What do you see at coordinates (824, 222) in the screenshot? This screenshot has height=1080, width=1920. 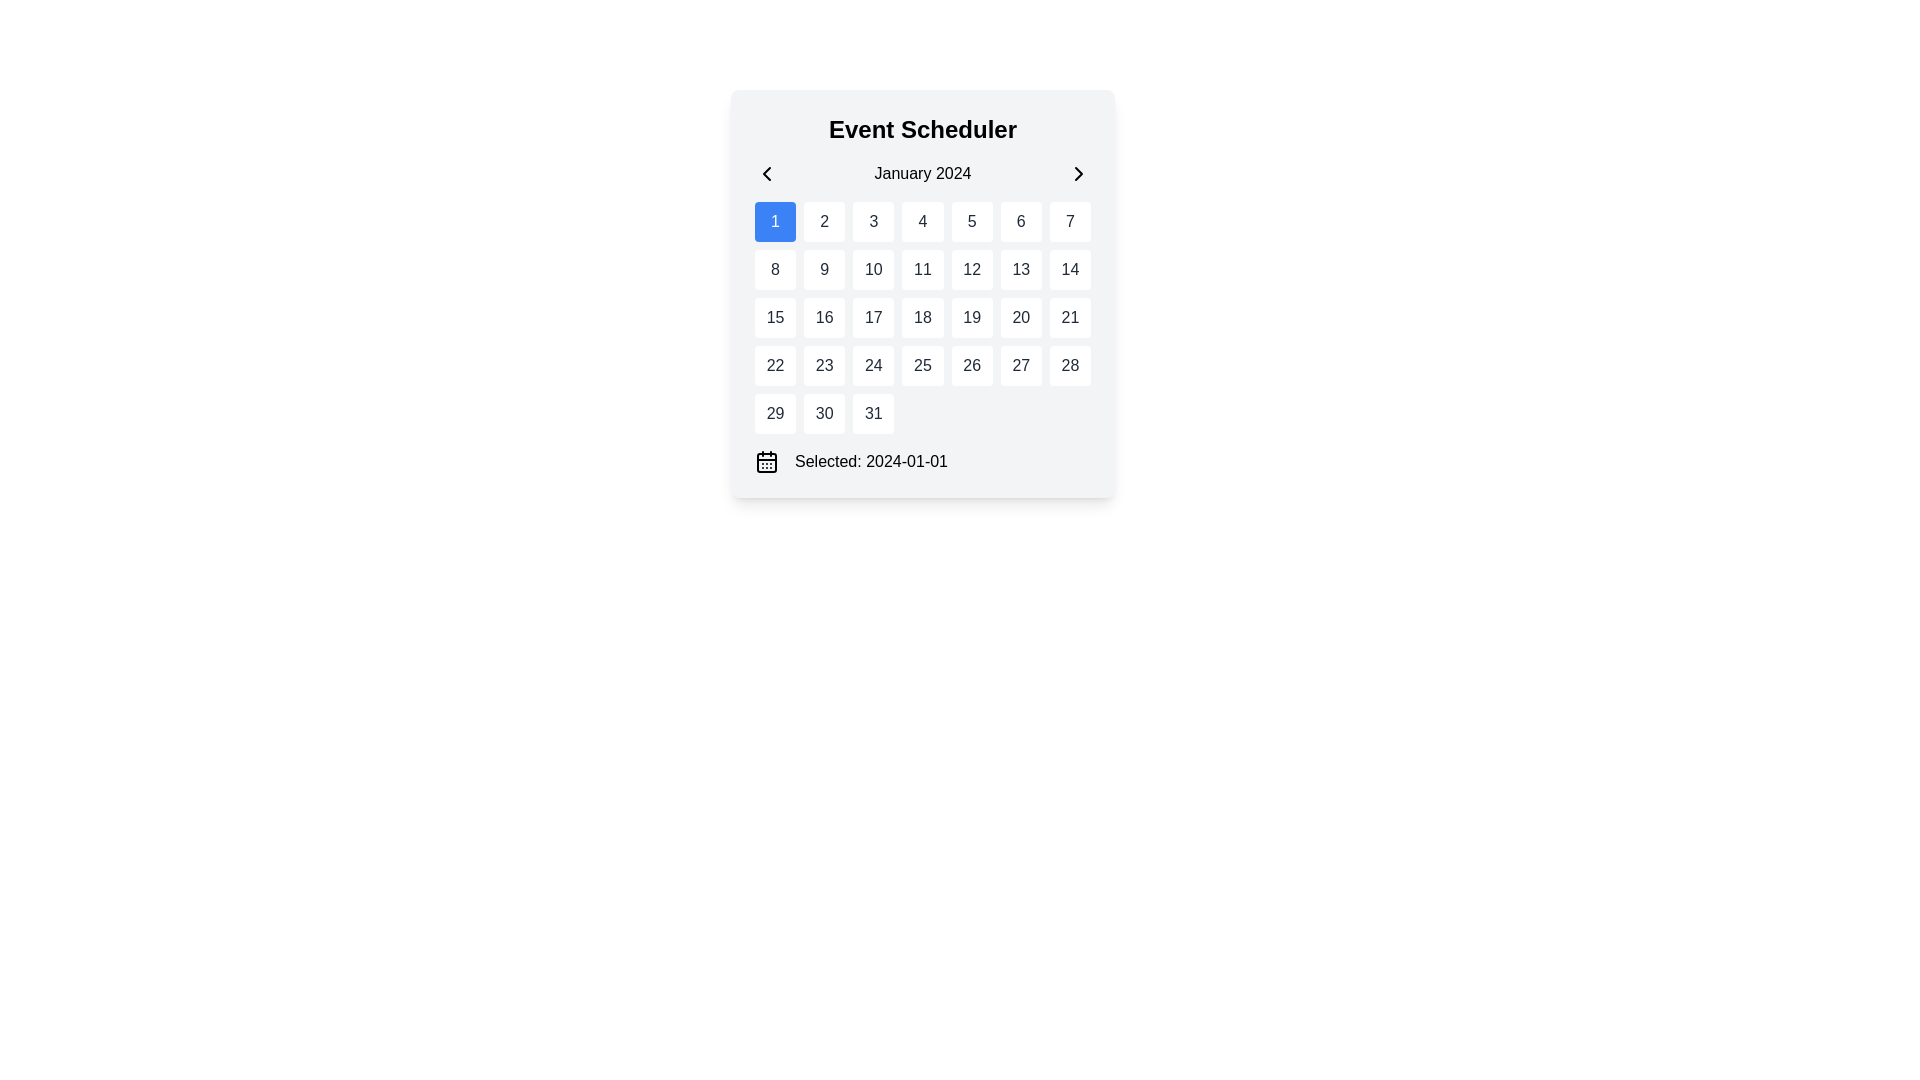 I see `the selectable day button representing the number '2' in the calendar interface` at bounding box center [824, 222].